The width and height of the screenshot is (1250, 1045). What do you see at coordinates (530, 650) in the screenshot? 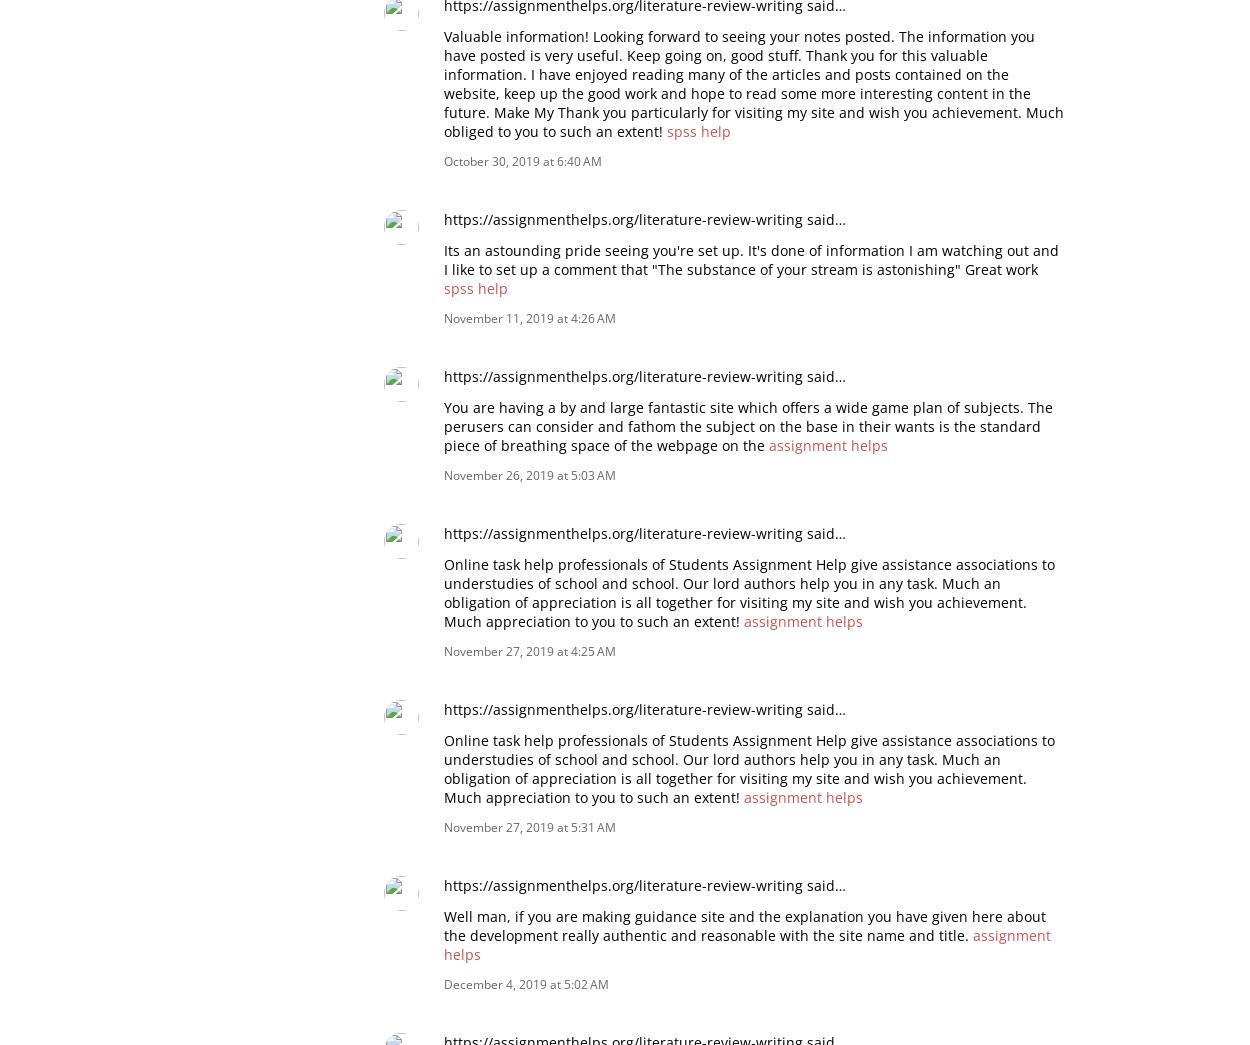
I see `'November 27, 2019 at 4:25 AM'` at bounding box center [530, 650].